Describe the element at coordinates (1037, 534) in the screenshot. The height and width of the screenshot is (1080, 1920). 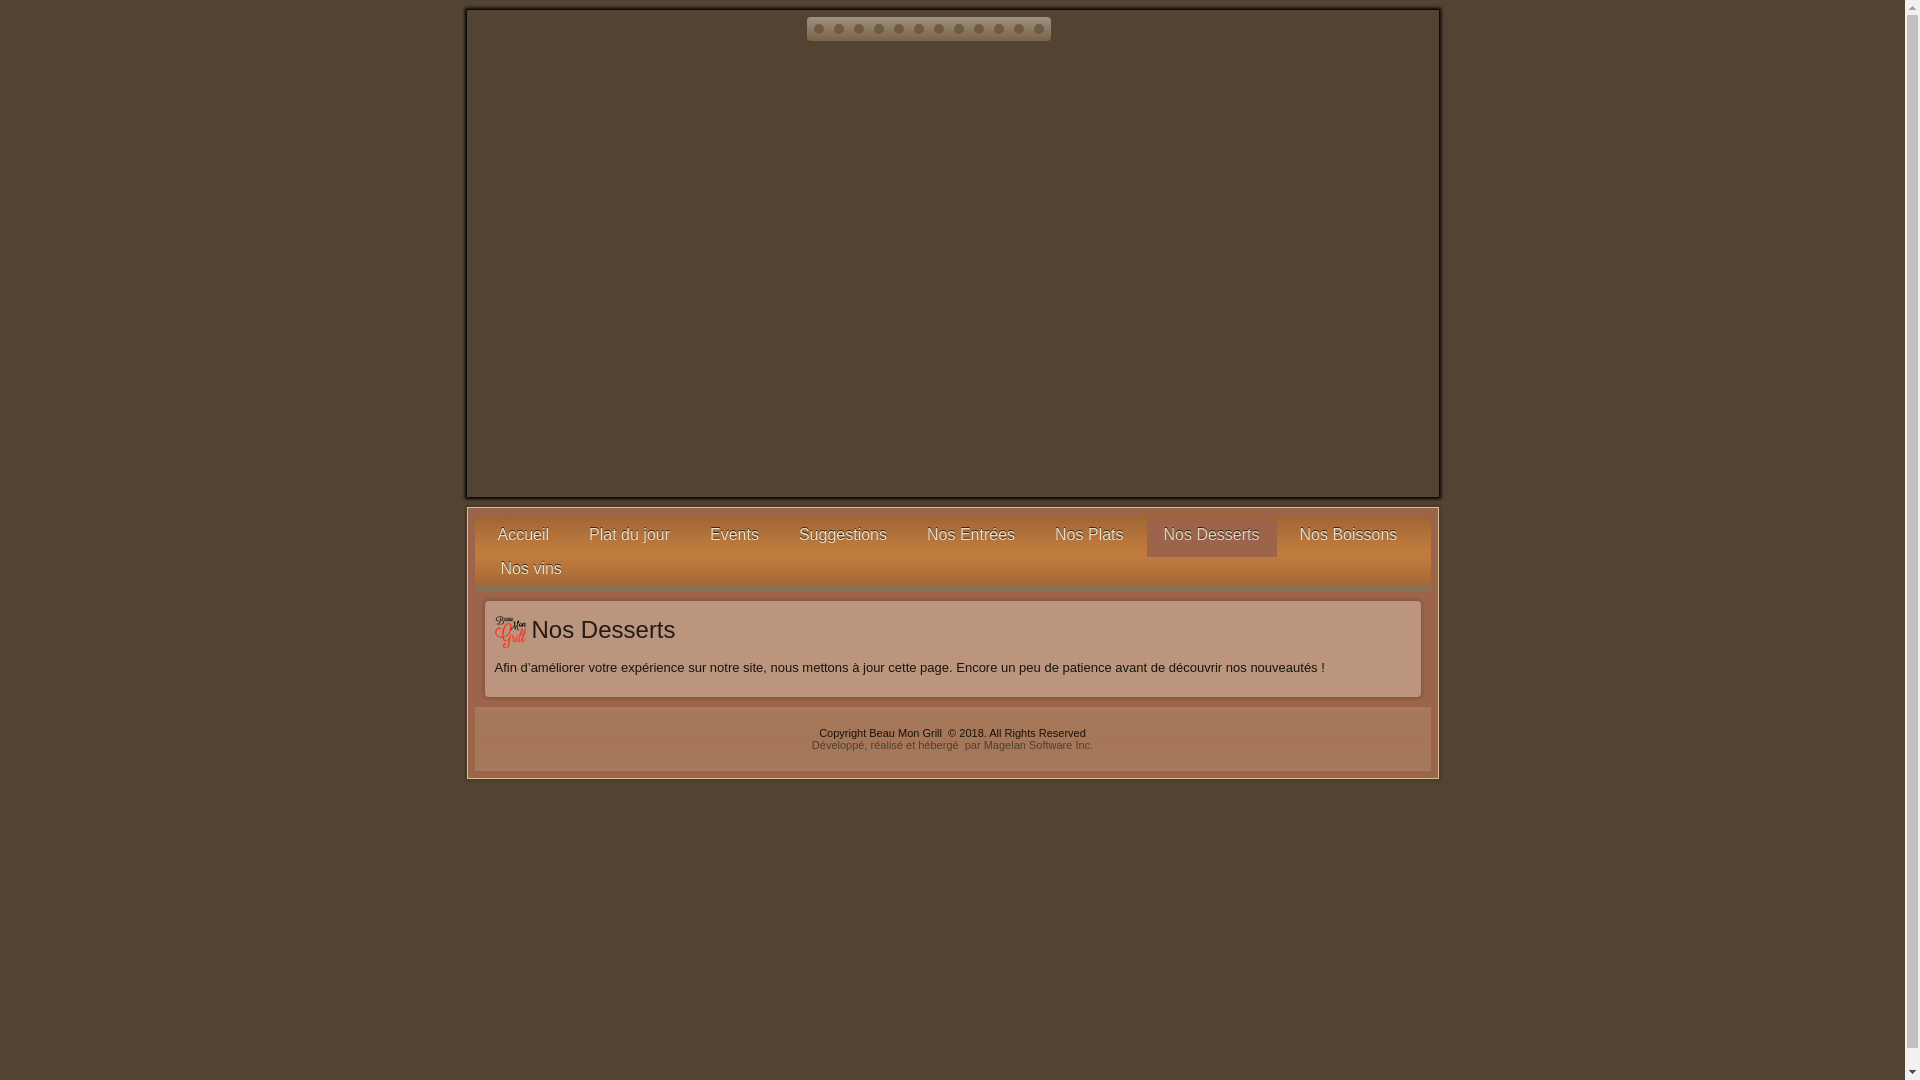
I see `'Nos Plats'` at that location.